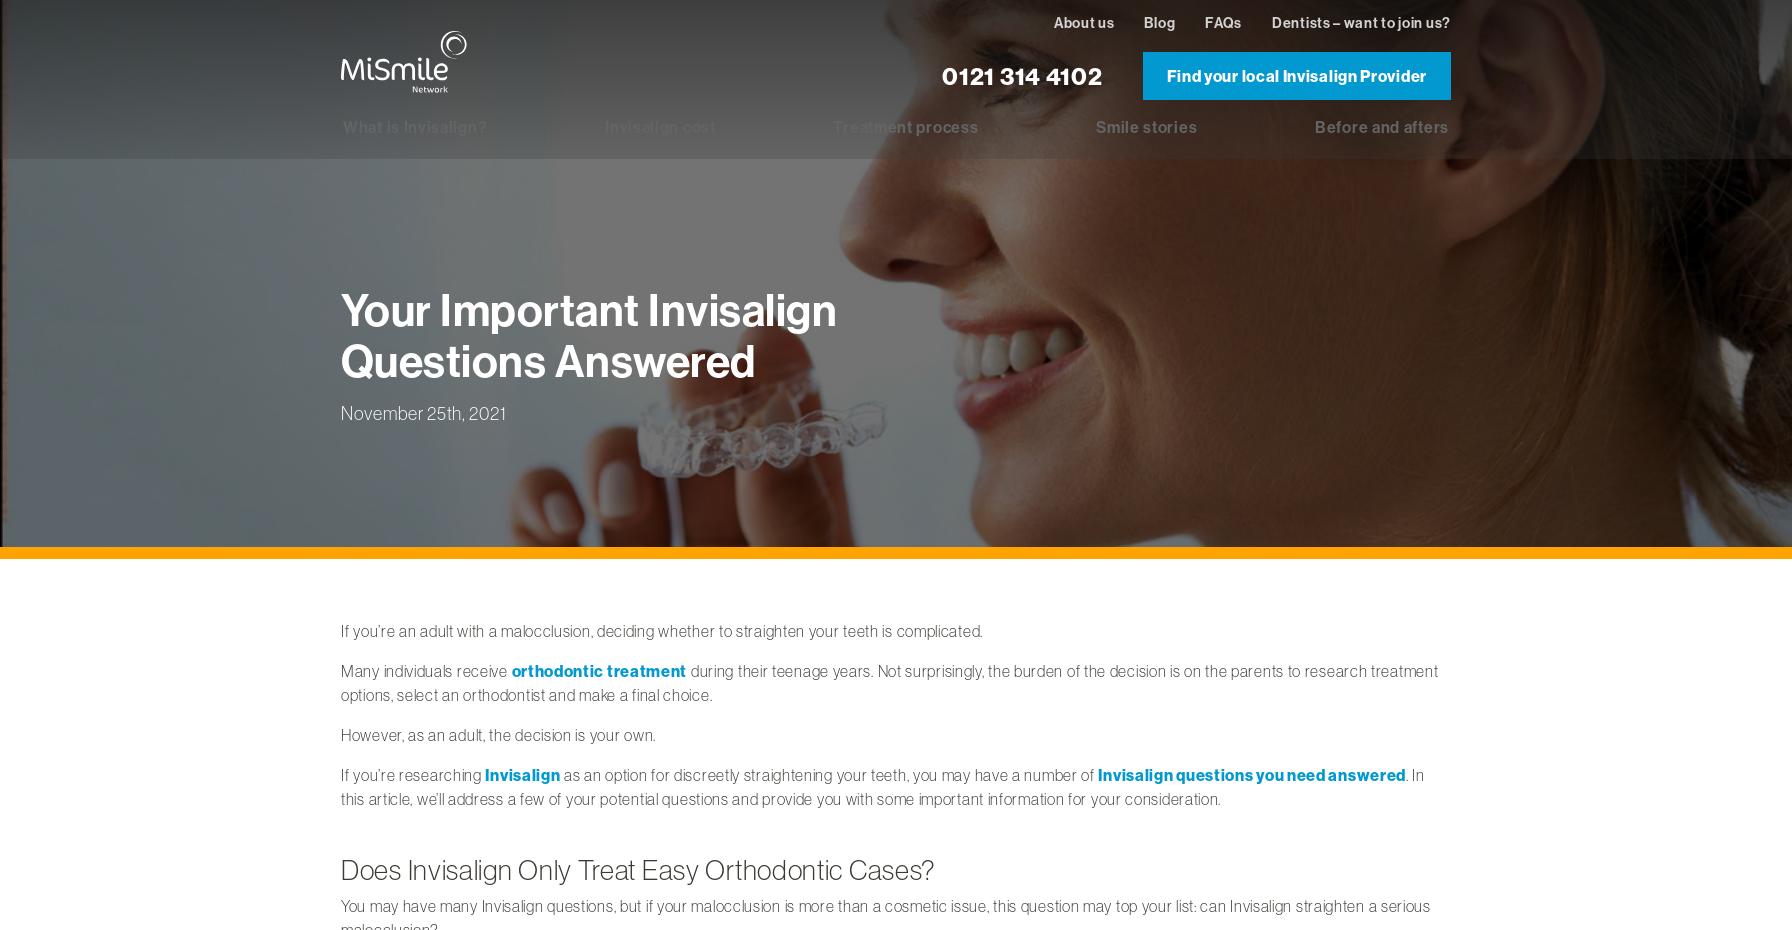  What do you see at coordinates (832, 126) in the screenshot?
I see `'Treatment process'` at bounding box center [832, 126].